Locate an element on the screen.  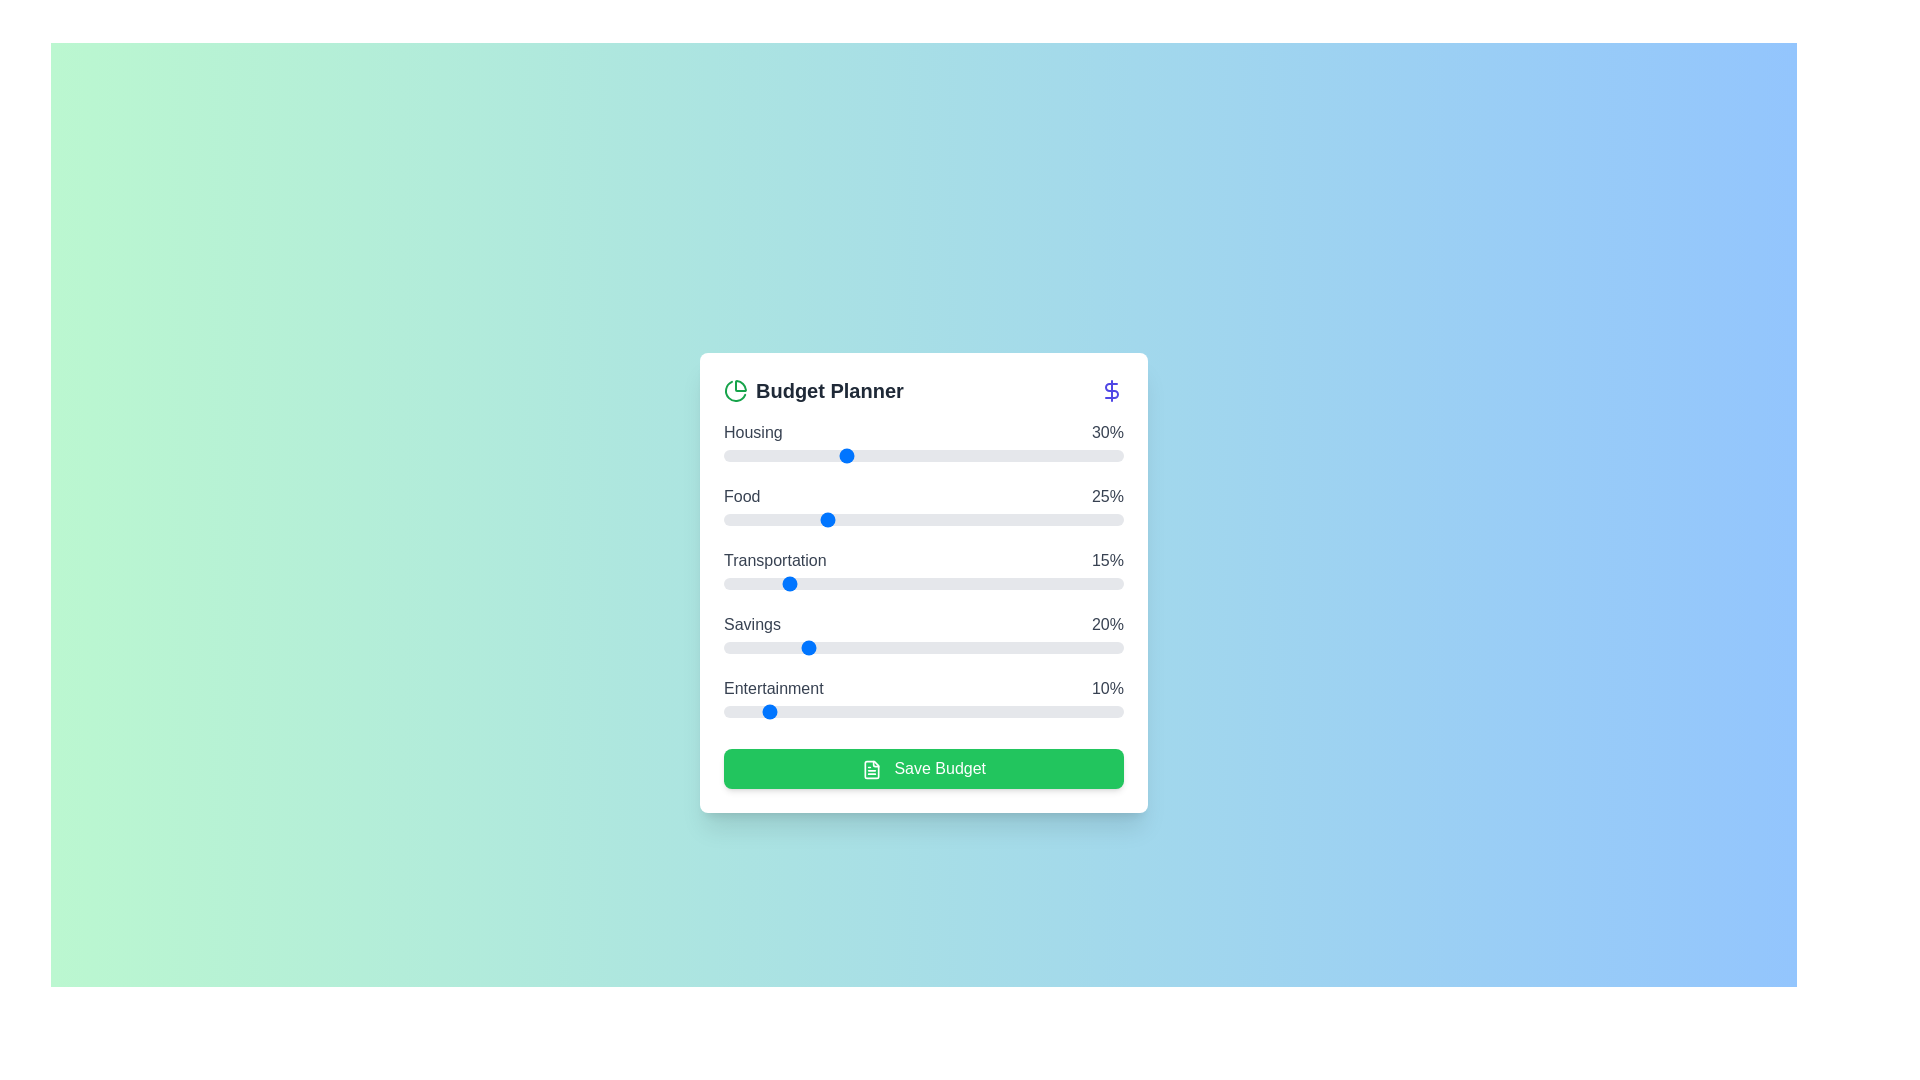
the slider for 'Food' to set its percentage to 49 is located at coordinates (919, 519).